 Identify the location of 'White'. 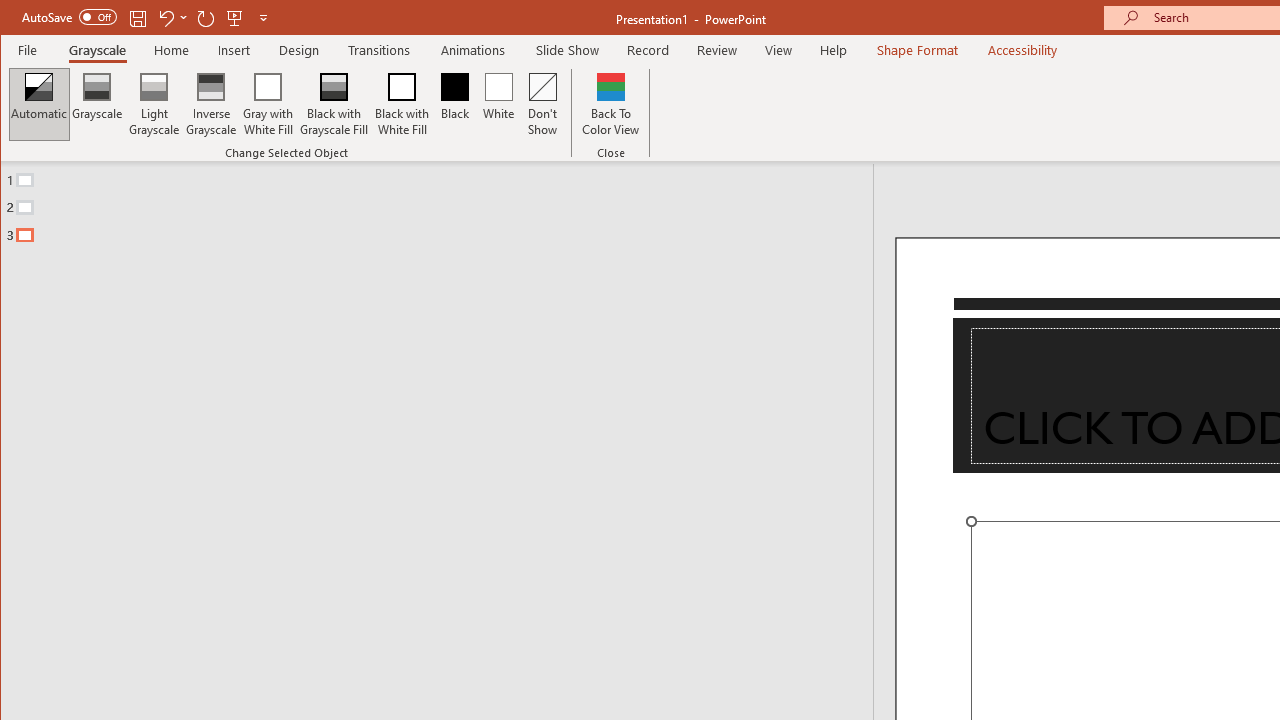
(498, 104).